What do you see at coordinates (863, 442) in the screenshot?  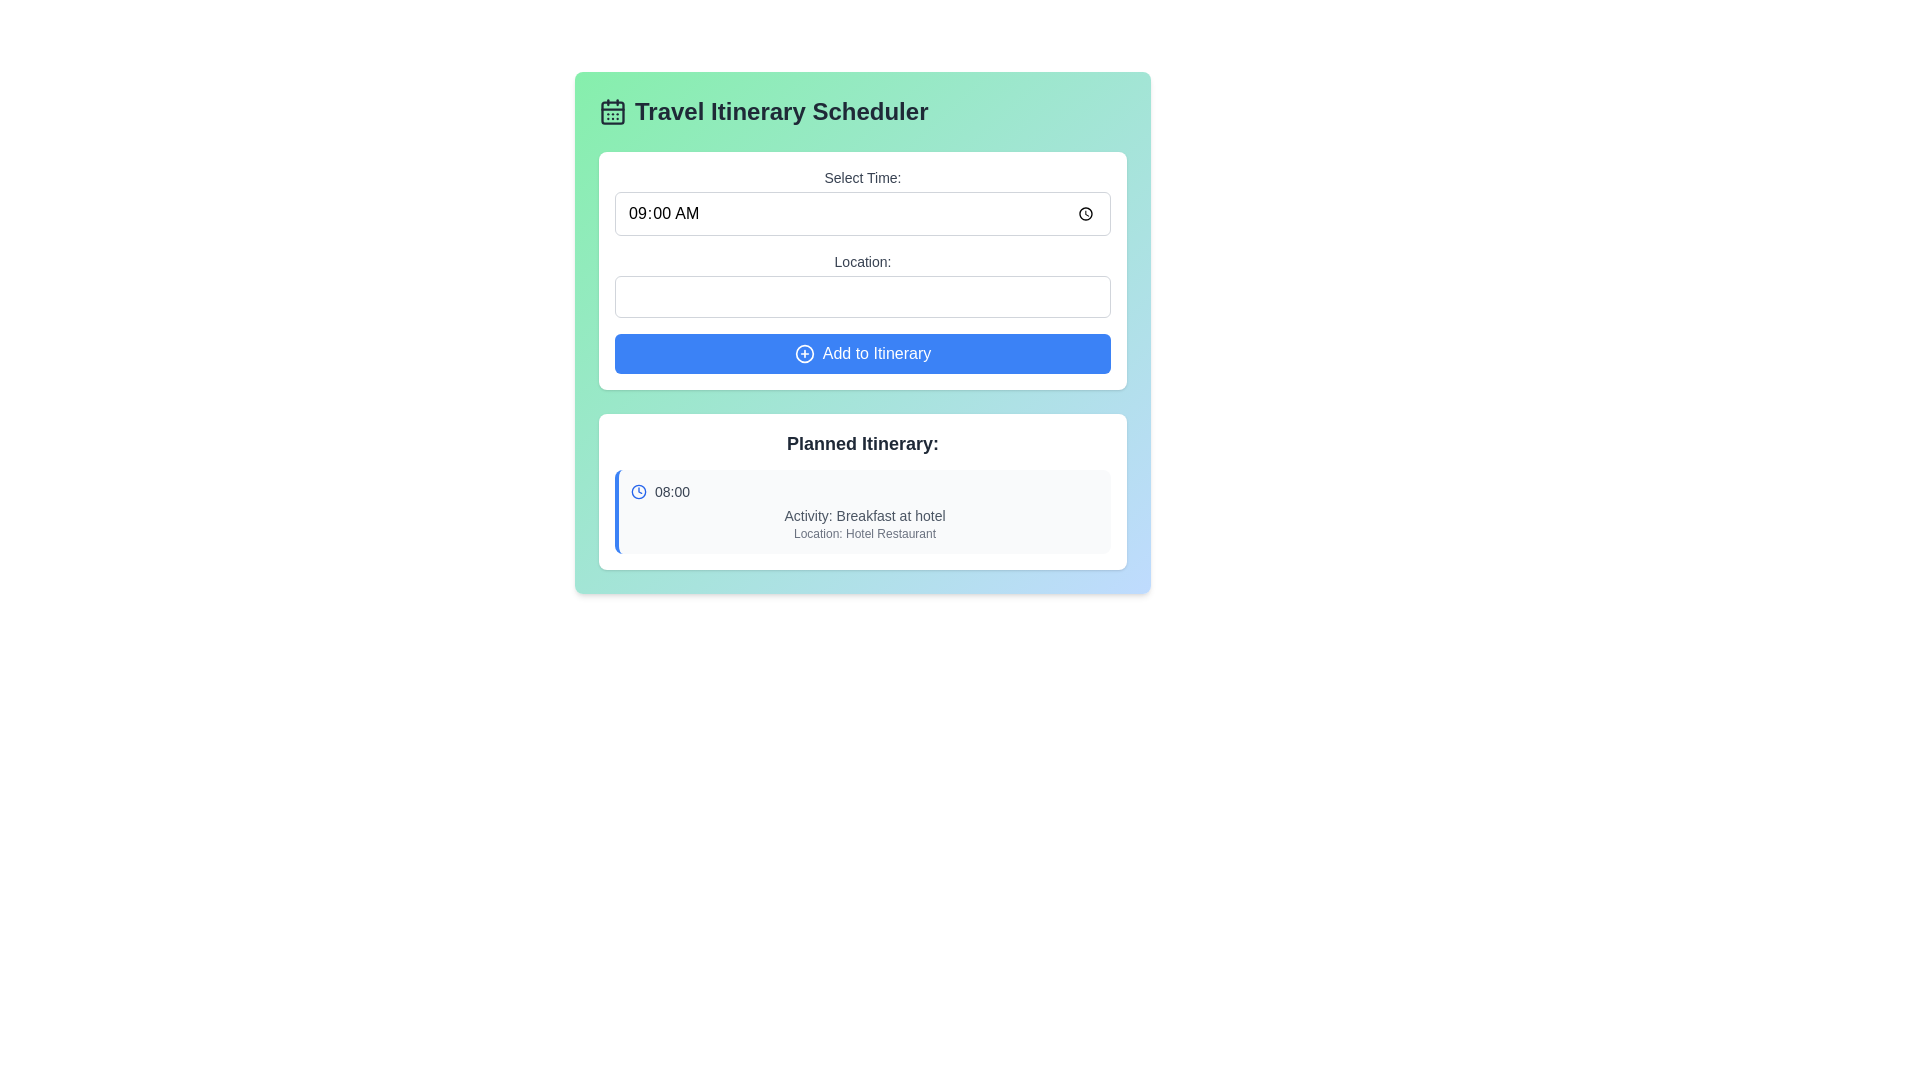 I see `the static text label that introduces the section displaying the planned itinerary details, located below the blue 'Add to Itinerary' button` at bounding box center [863, 442].